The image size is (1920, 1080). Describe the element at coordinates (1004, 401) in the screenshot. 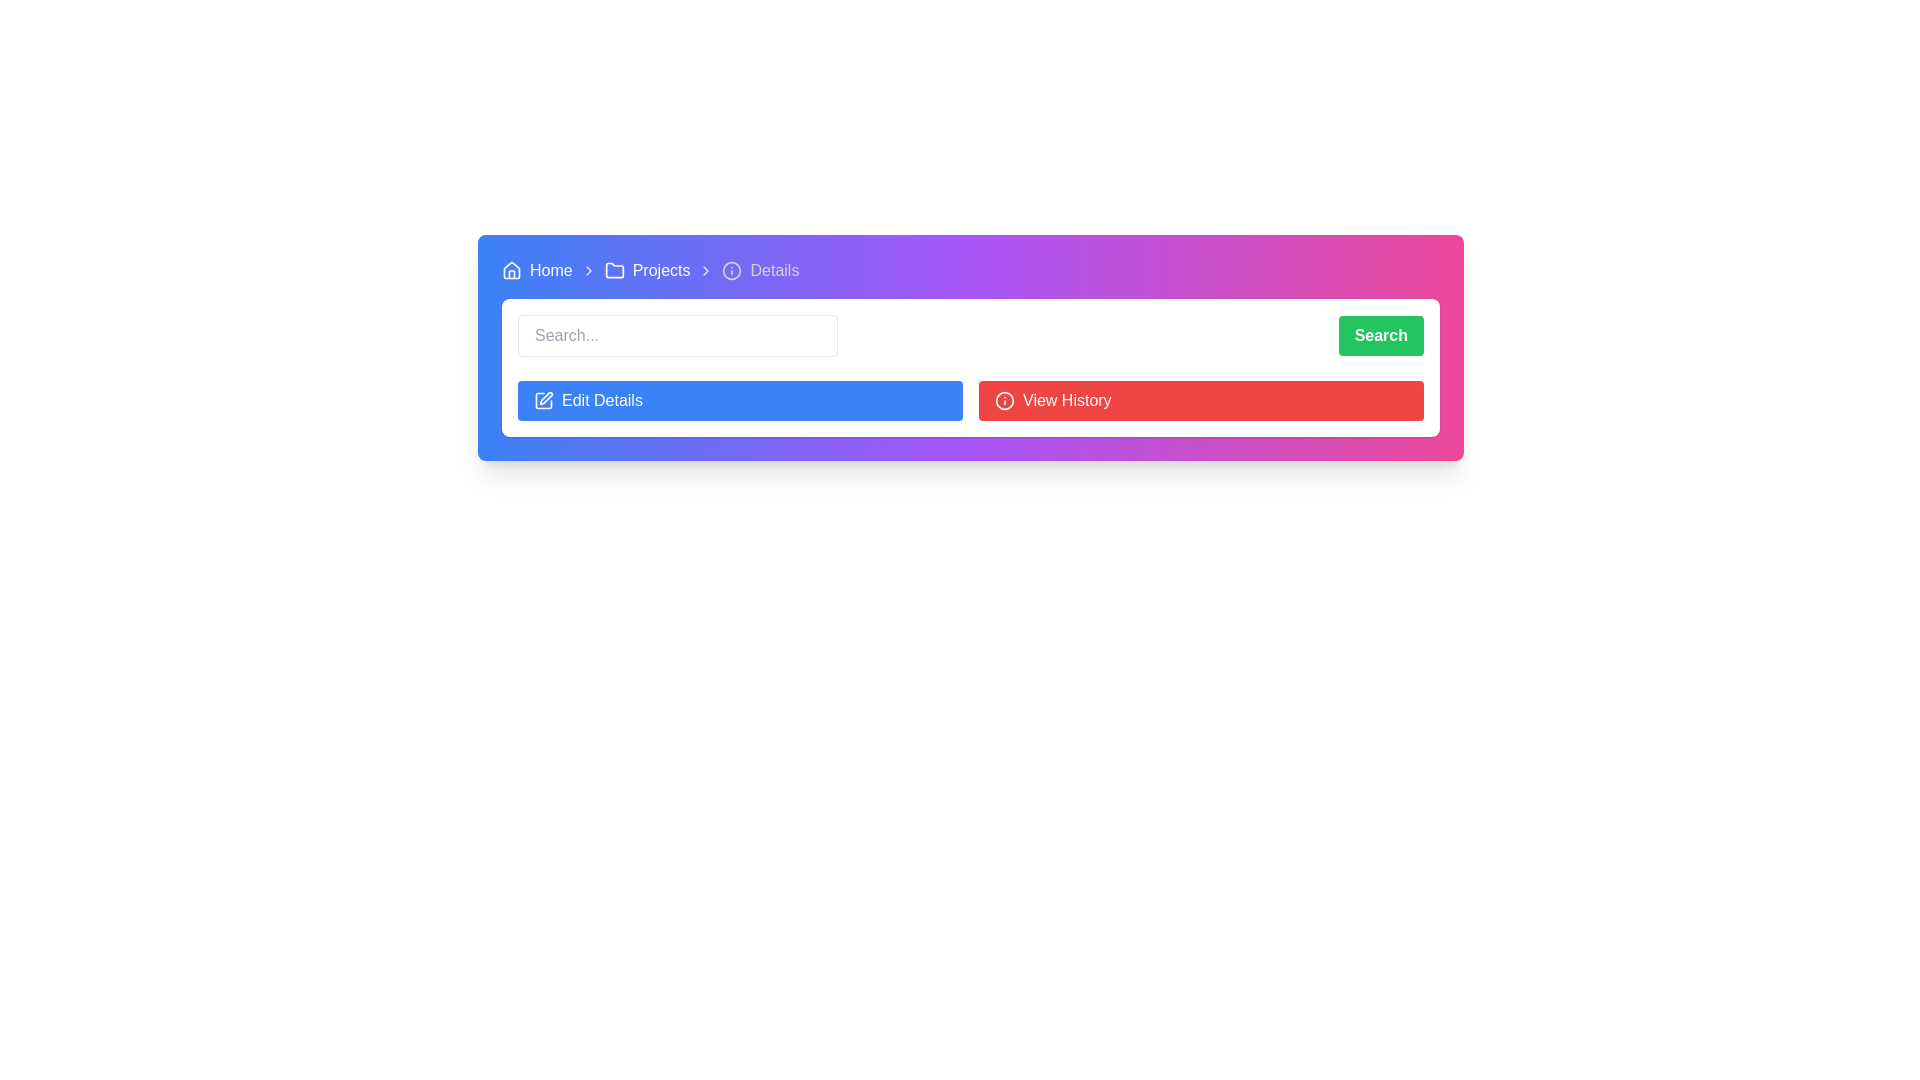

I see `the informational icon within the 'View History' button located at the top-right section of the interface to signify its purpose` at that location.